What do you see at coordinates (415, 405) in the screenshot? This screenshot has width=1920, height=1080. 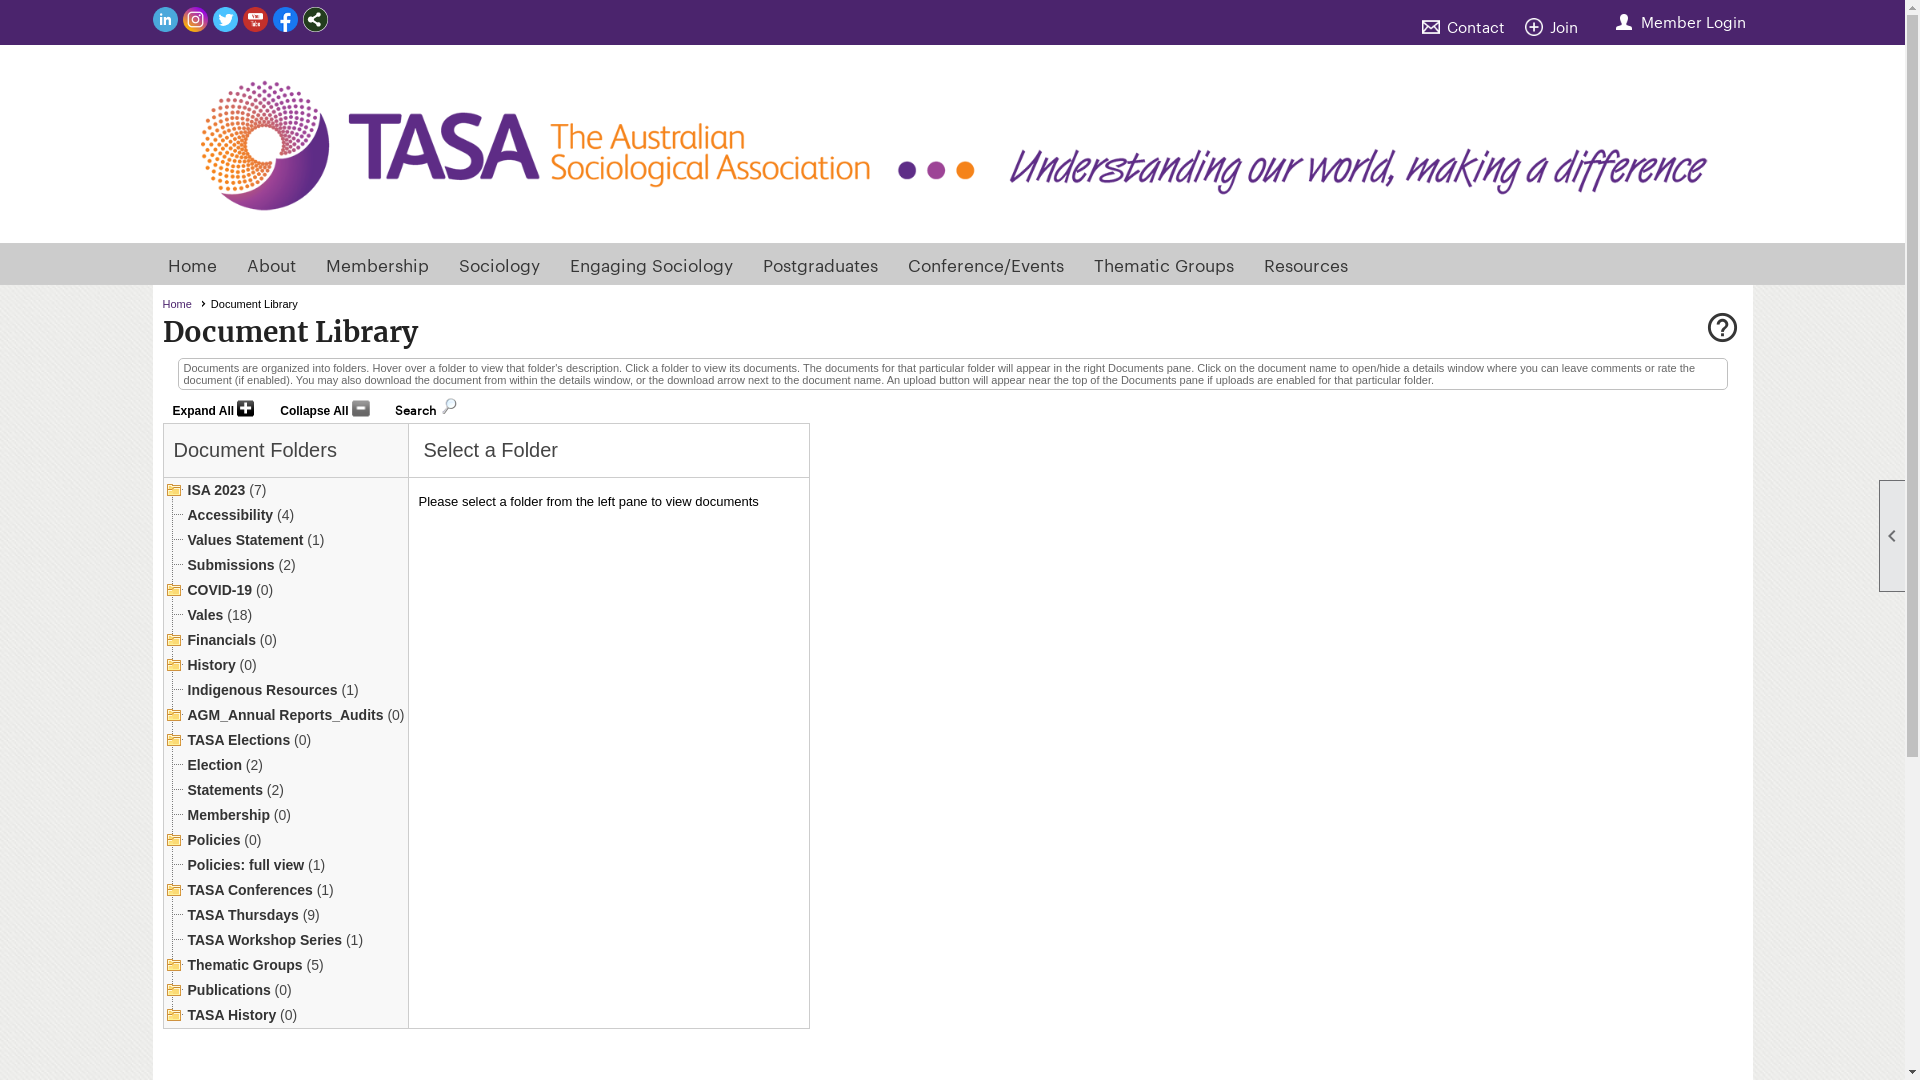 I see `'Search'` at bounding box center [415, 405].